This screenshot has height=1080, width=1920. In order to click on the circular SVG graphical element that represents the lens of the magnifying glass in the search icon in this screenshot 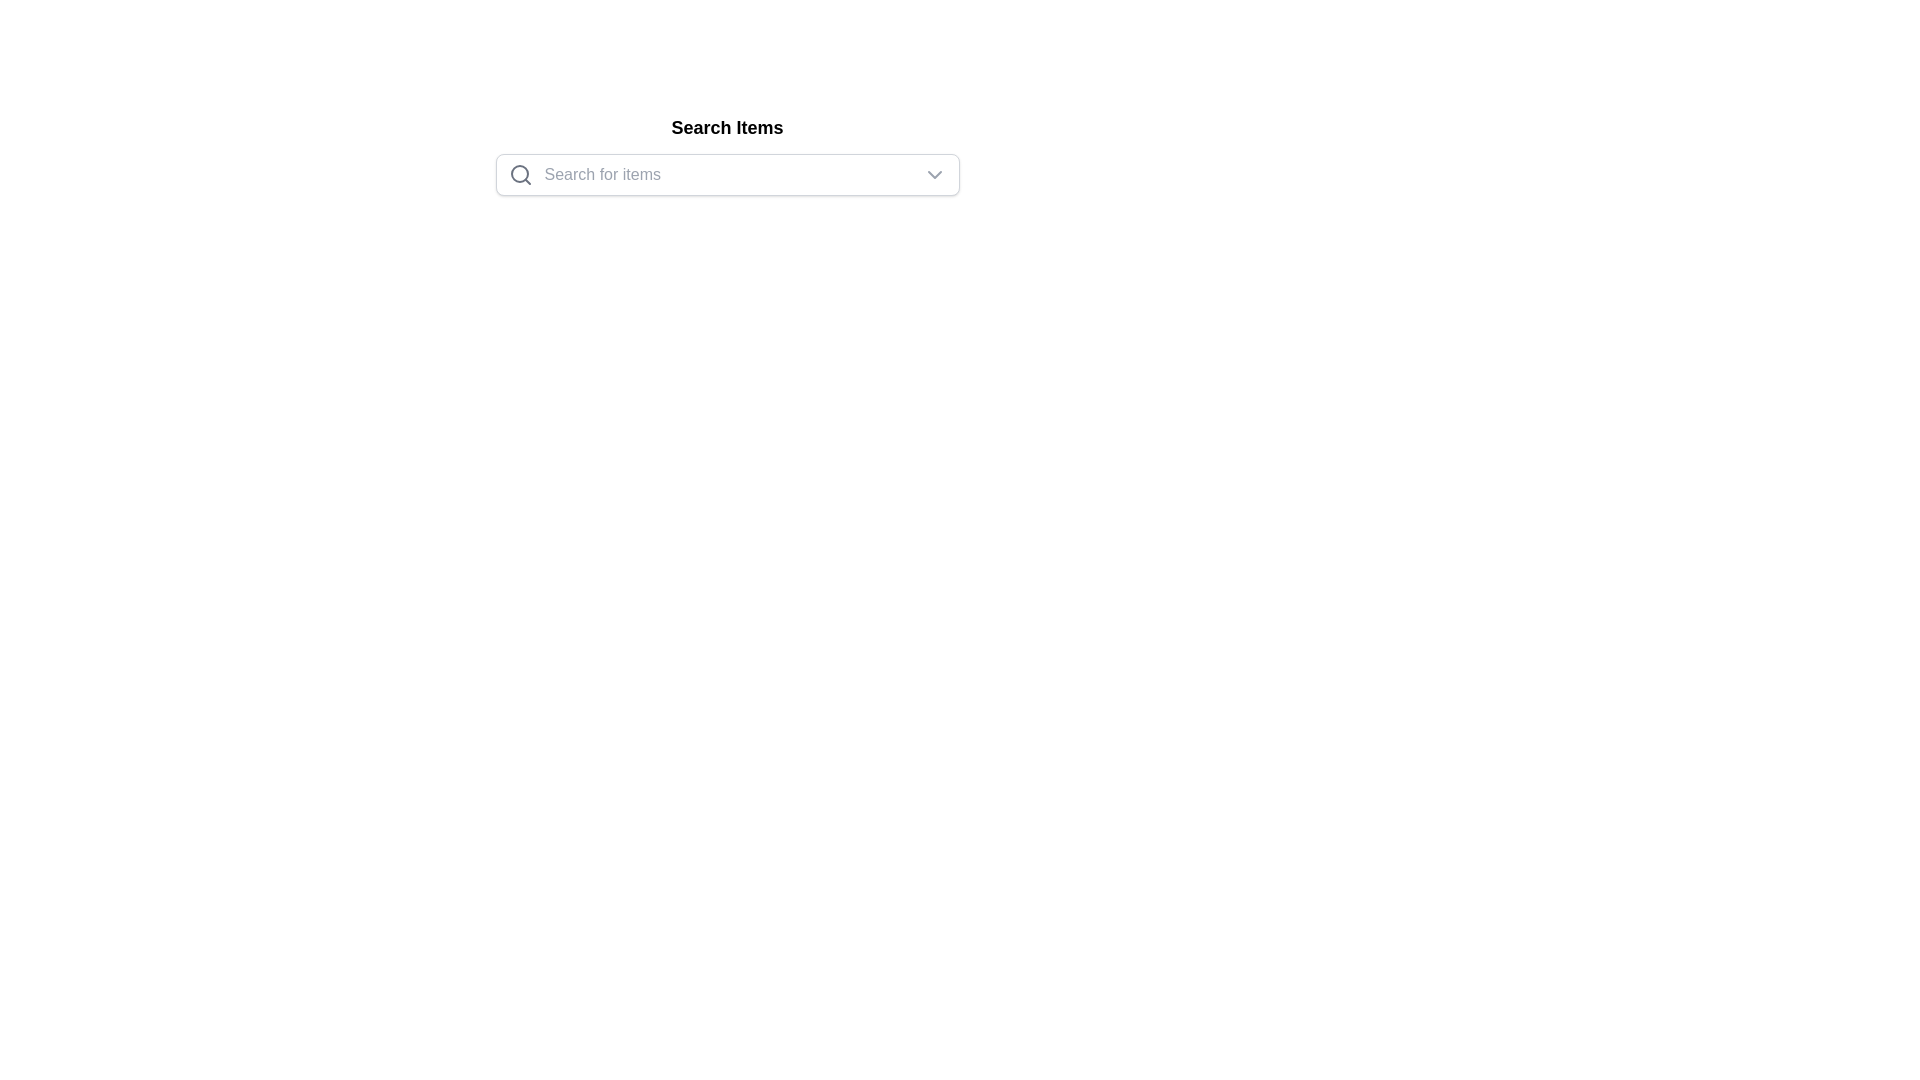, I will do `click(519, 172)`.